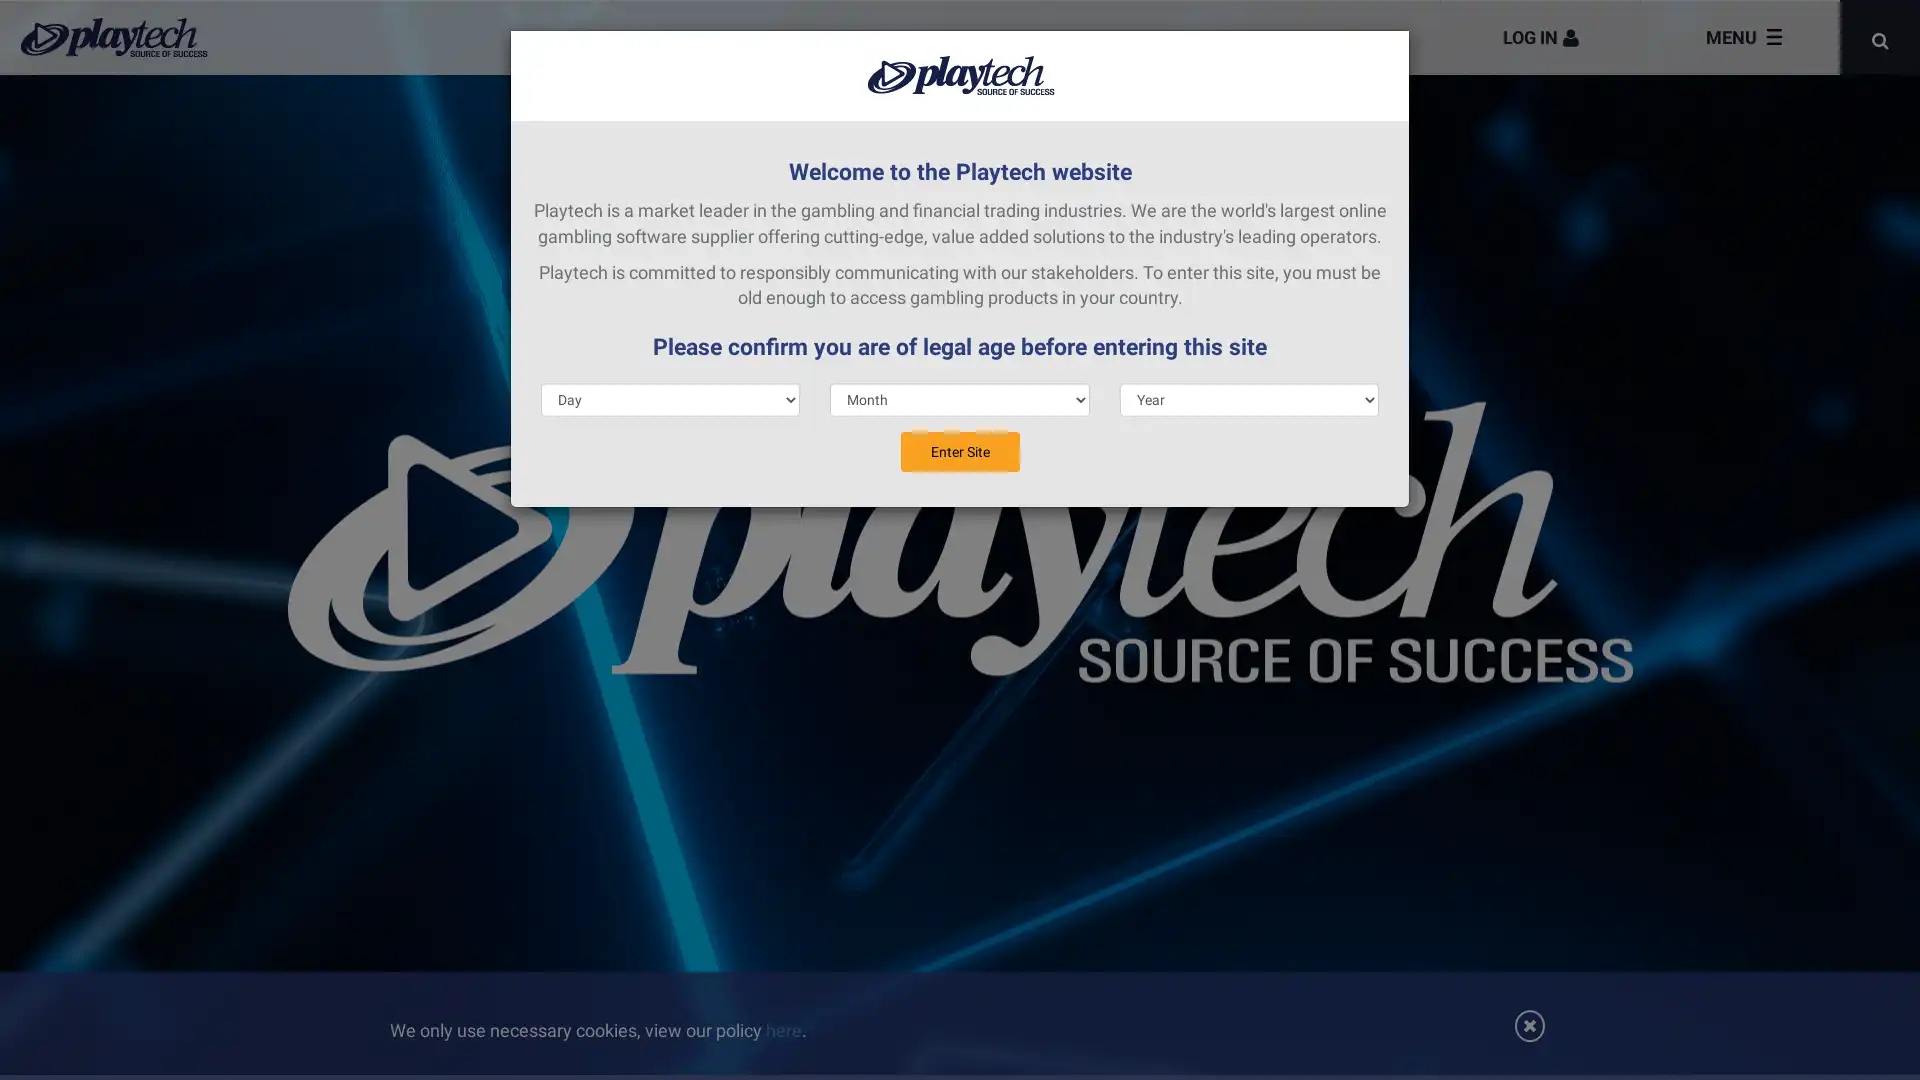 This screenshot has width=1920, height=1080. Describe the element at coordinates (958, 451) in the screenshot. I see `Enter Site` at that location.